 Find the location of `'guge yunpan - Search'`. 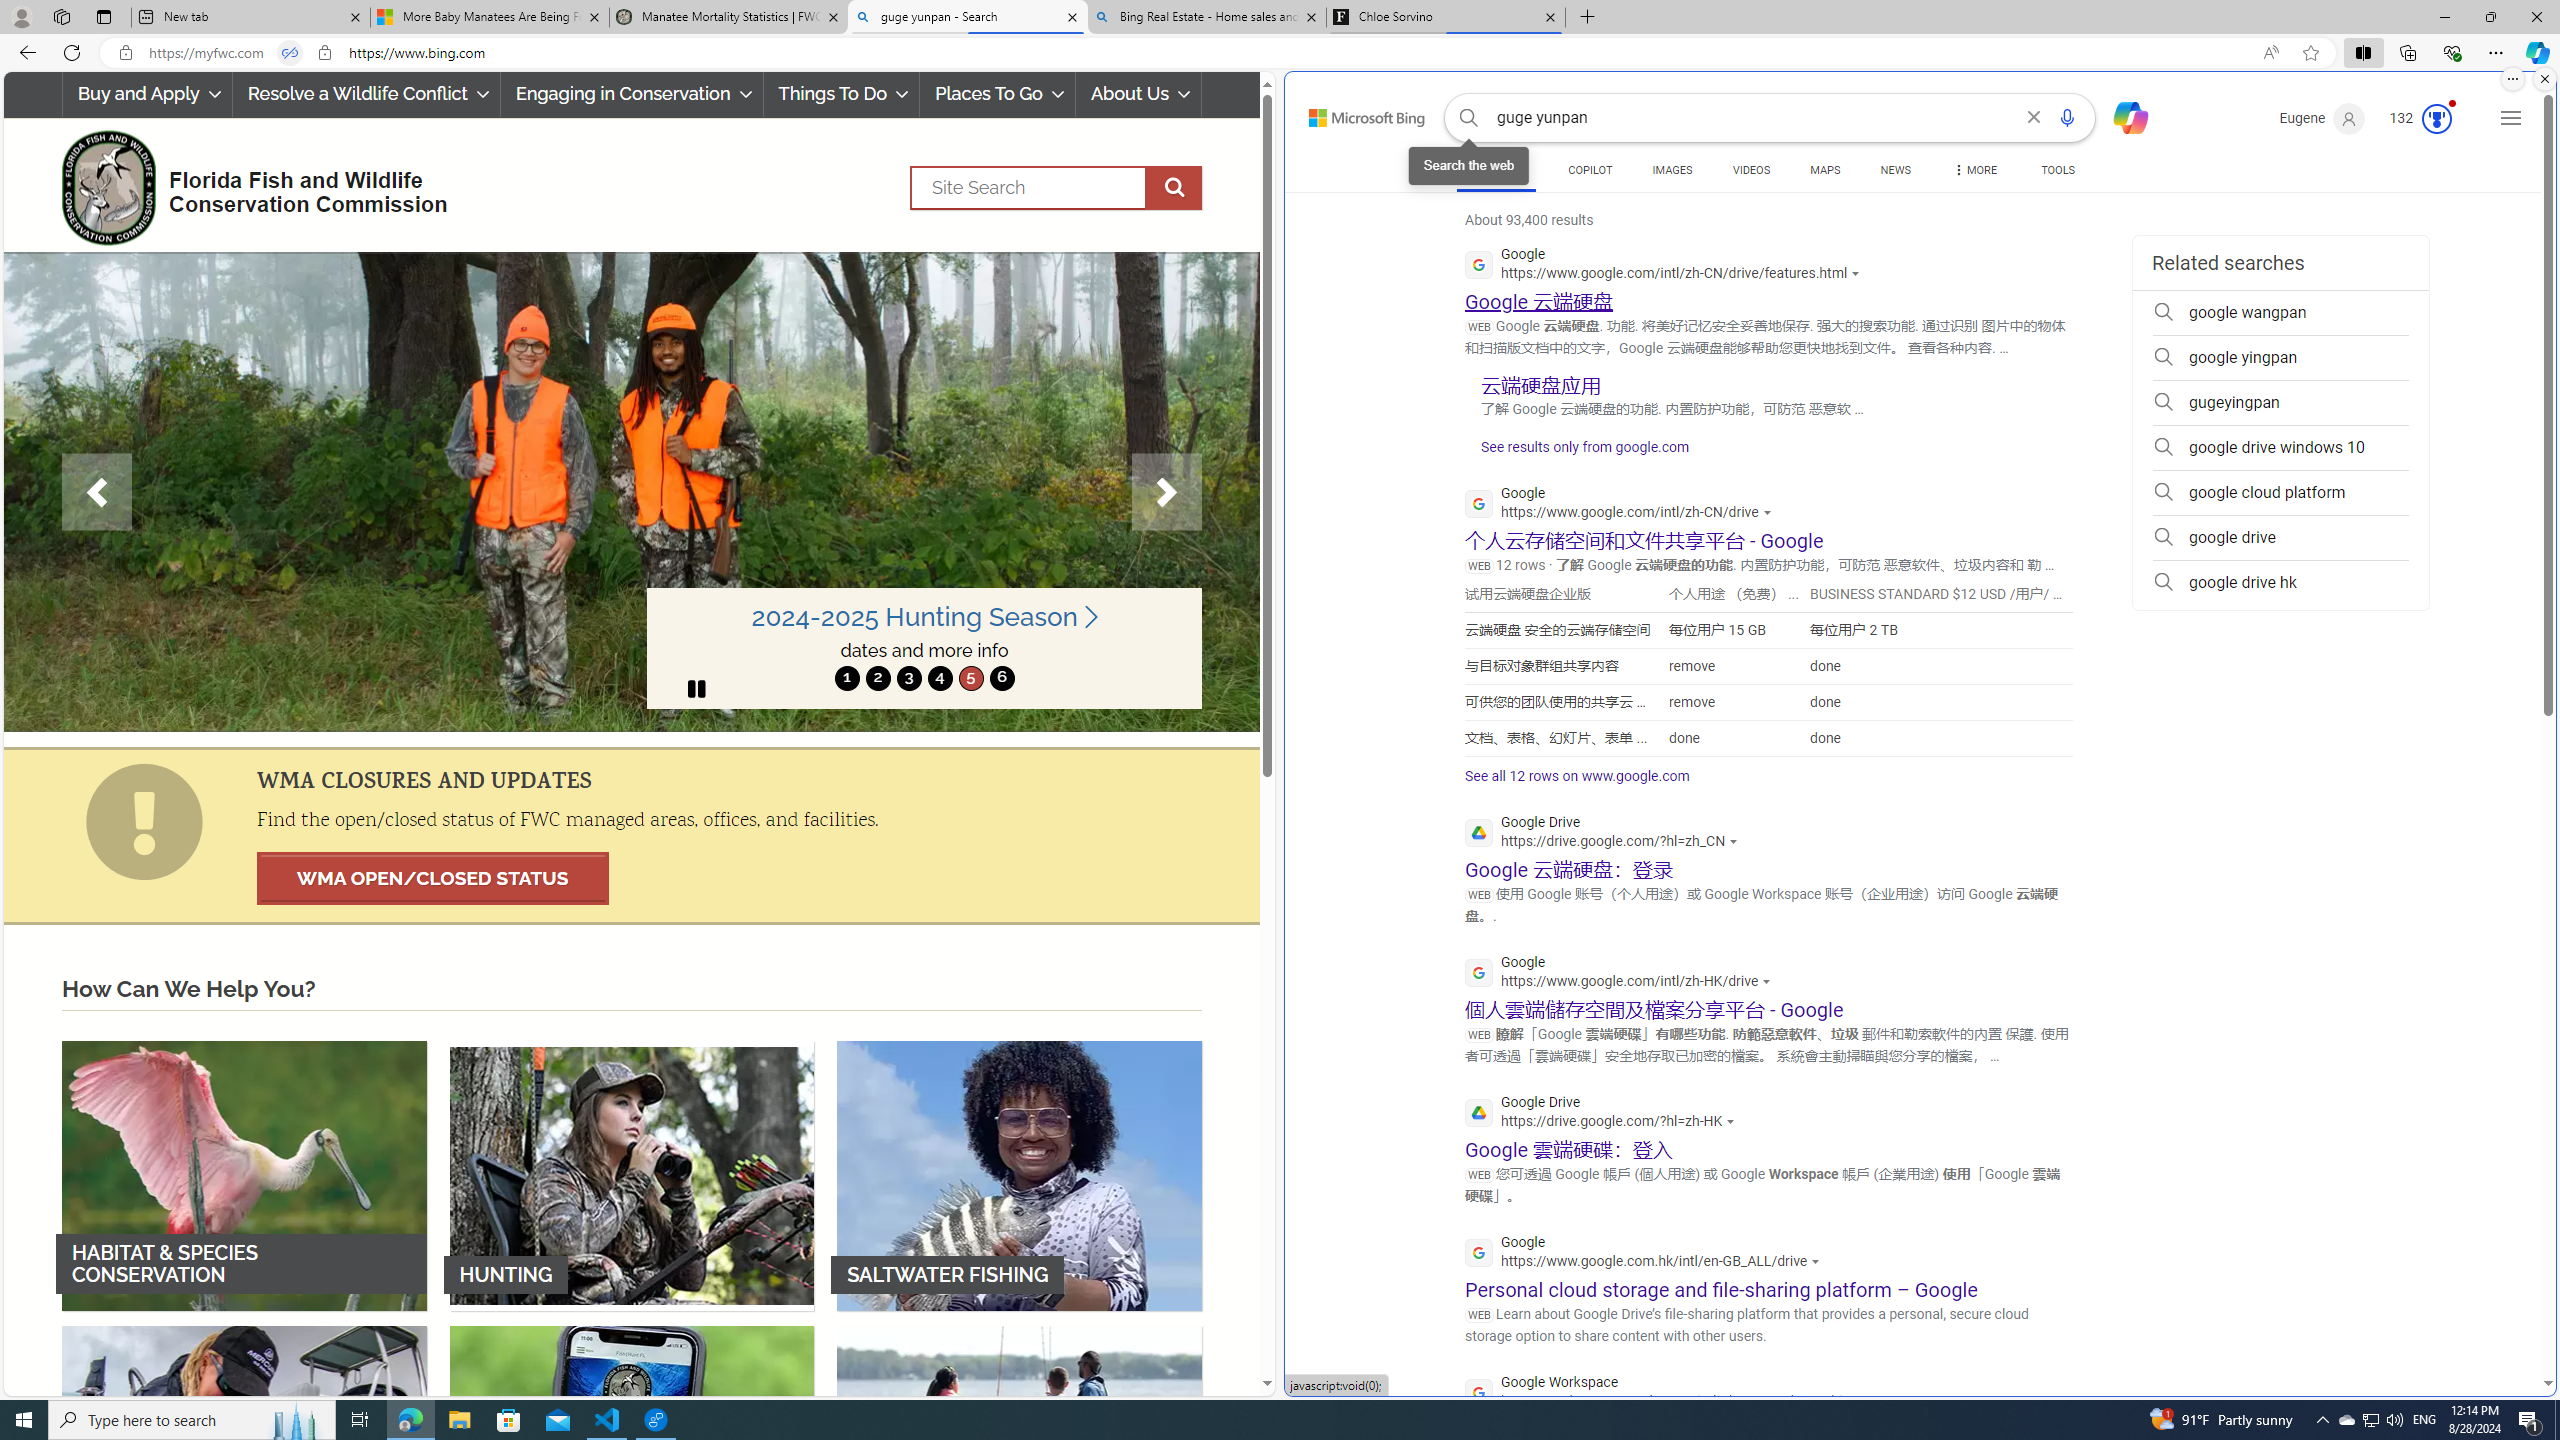

'guge yunpan - Search' is located at coordinates (966, 16).